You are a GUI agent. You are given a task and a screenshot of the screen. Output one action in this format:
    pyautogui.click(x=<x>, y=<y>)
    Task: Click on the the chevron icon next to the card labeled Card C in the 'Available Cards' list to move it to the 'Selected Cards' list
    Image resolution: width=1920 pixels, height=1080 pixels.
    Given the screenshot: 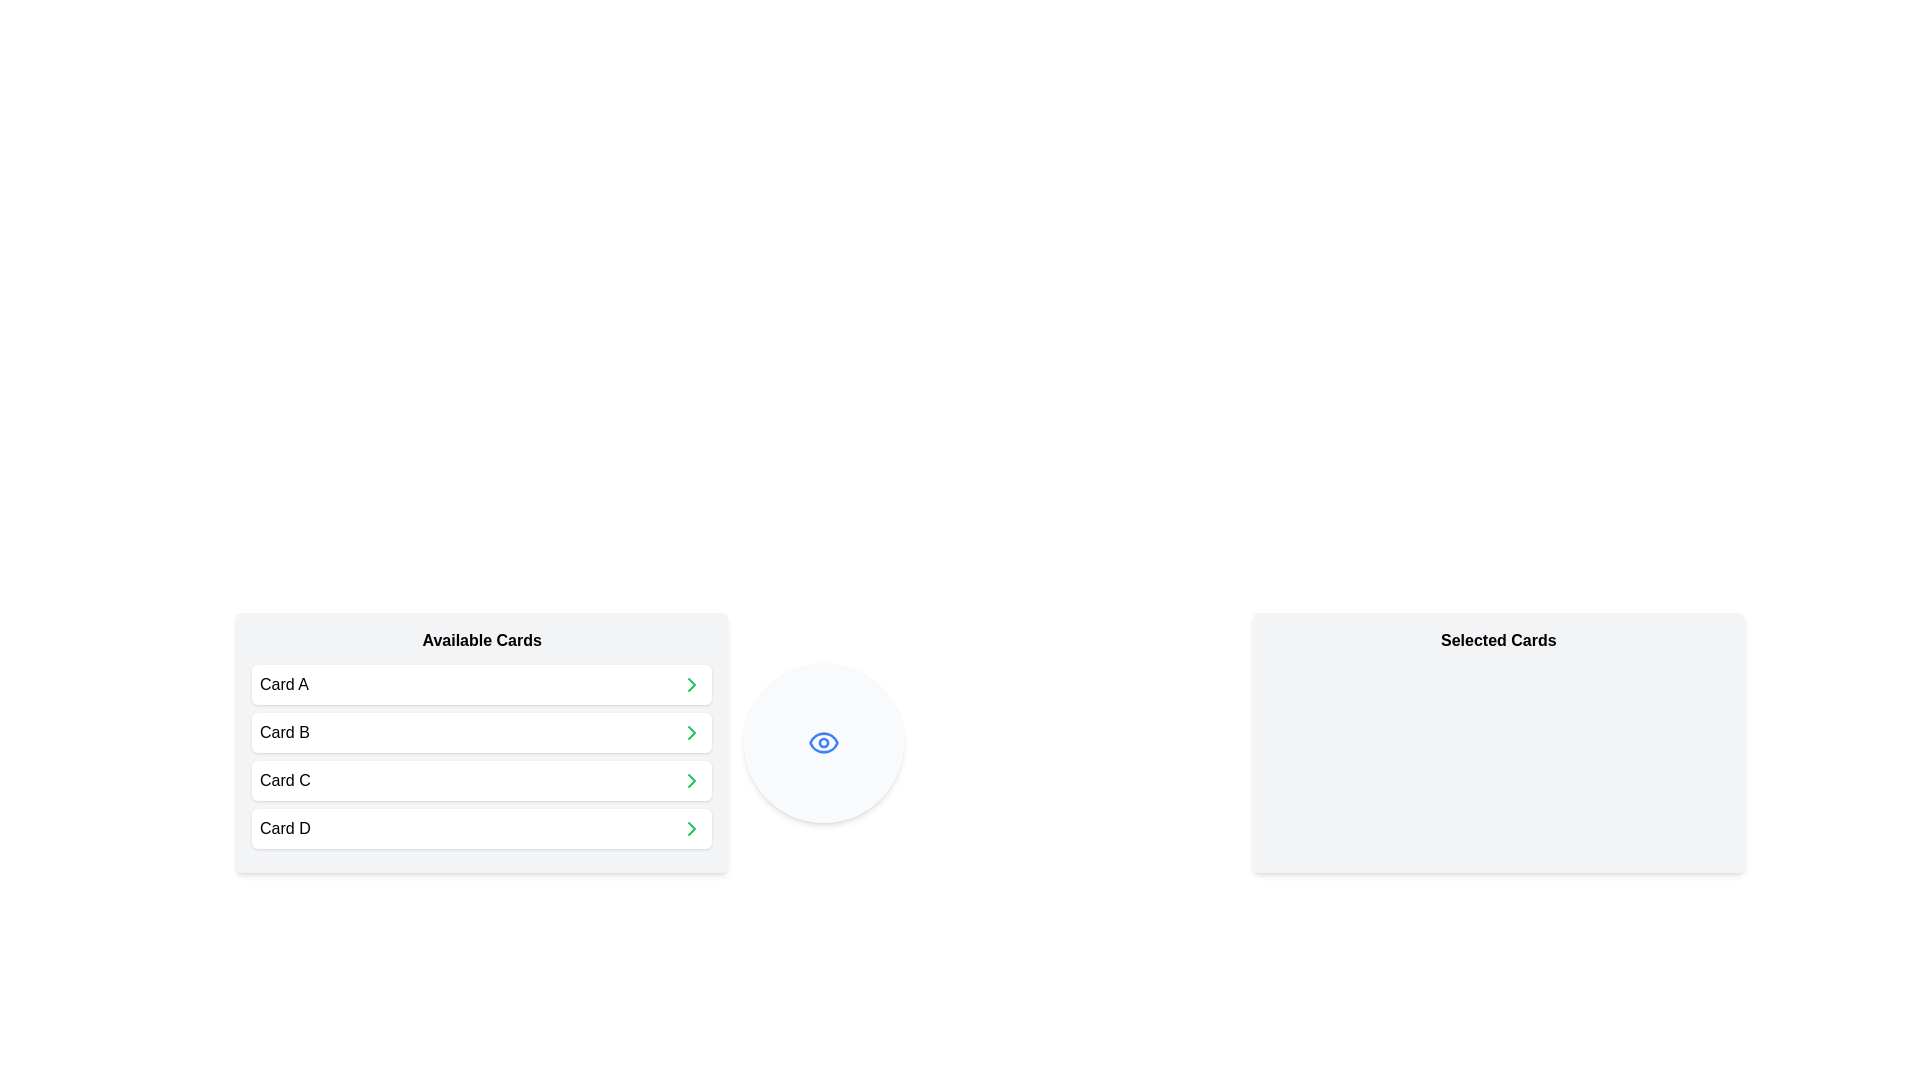 What is the action you would take?
    pyautogui.click(x=692, y=779)
    